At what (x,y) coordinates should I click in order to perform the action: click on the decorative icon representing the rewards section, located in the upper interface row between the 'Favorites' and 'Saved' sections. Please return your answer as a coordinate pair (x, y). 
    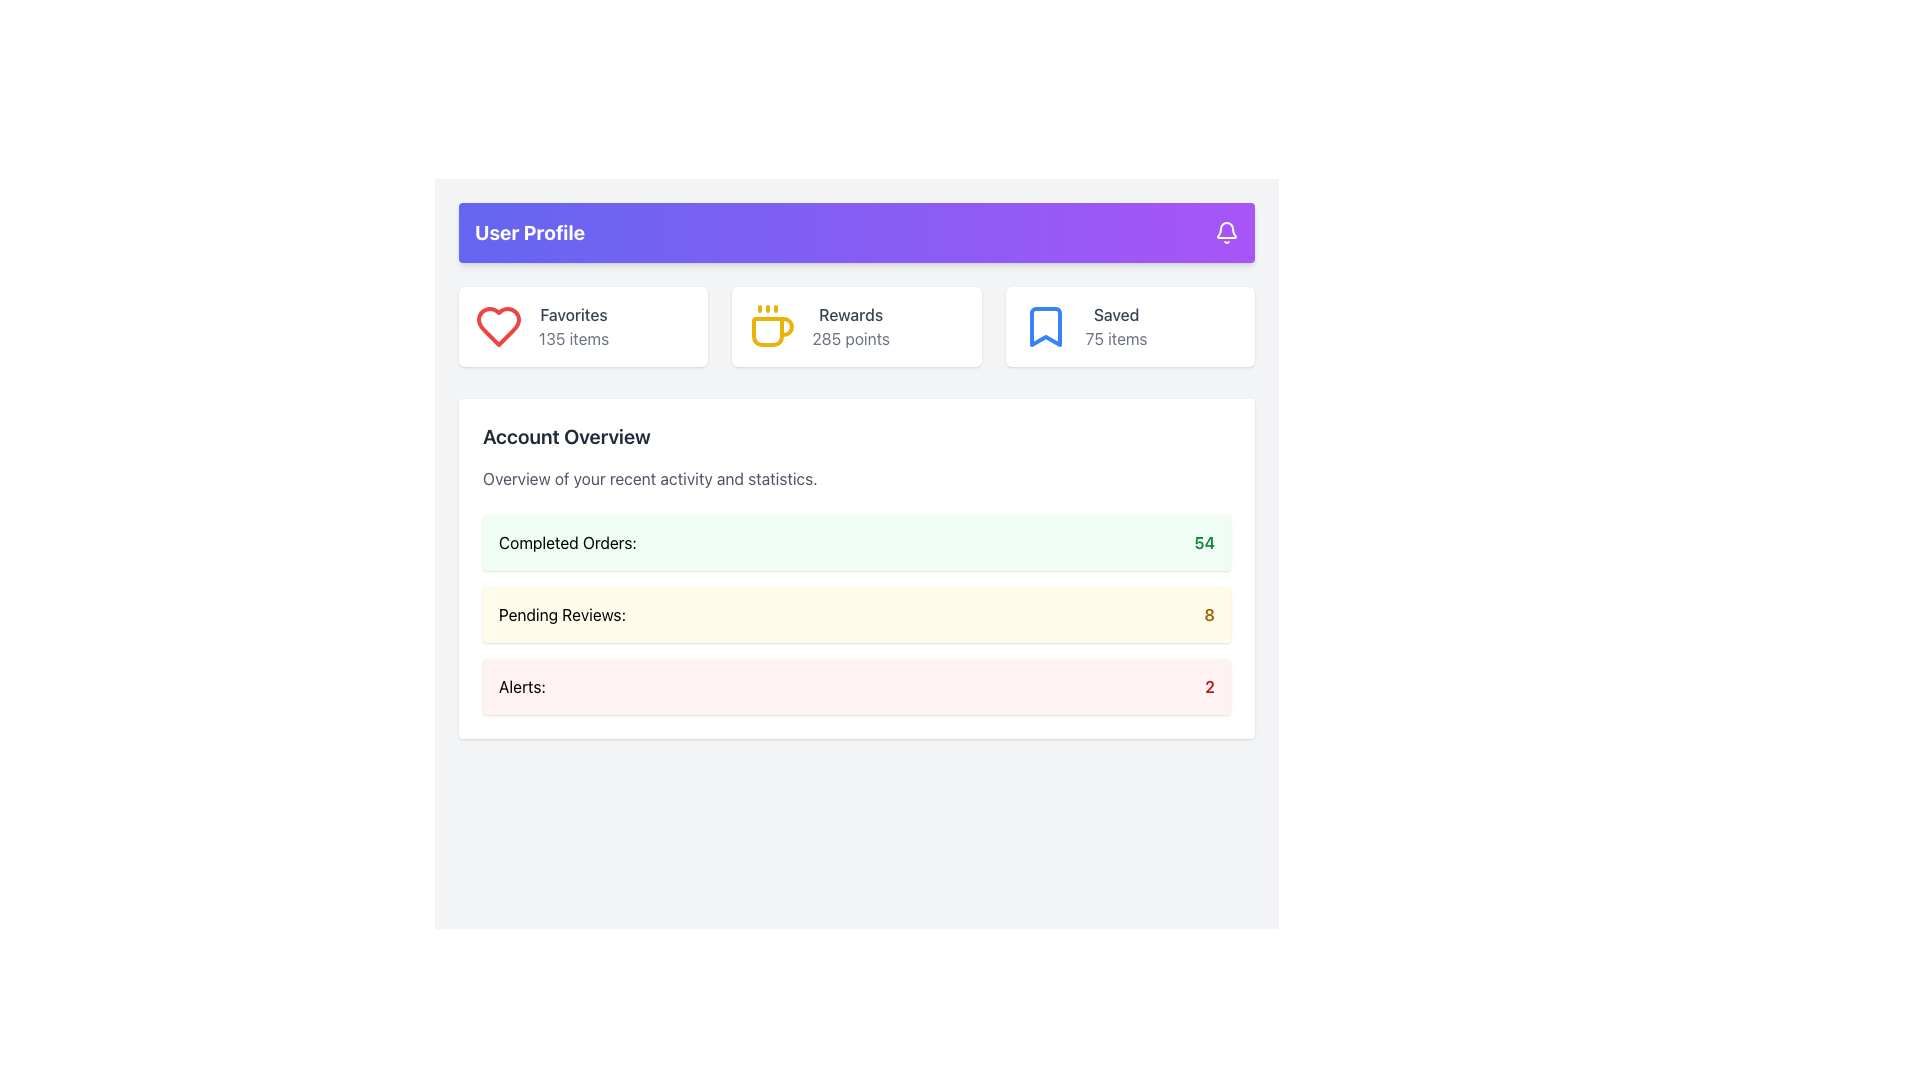
    Looking at the image, I should click on (771, 326).